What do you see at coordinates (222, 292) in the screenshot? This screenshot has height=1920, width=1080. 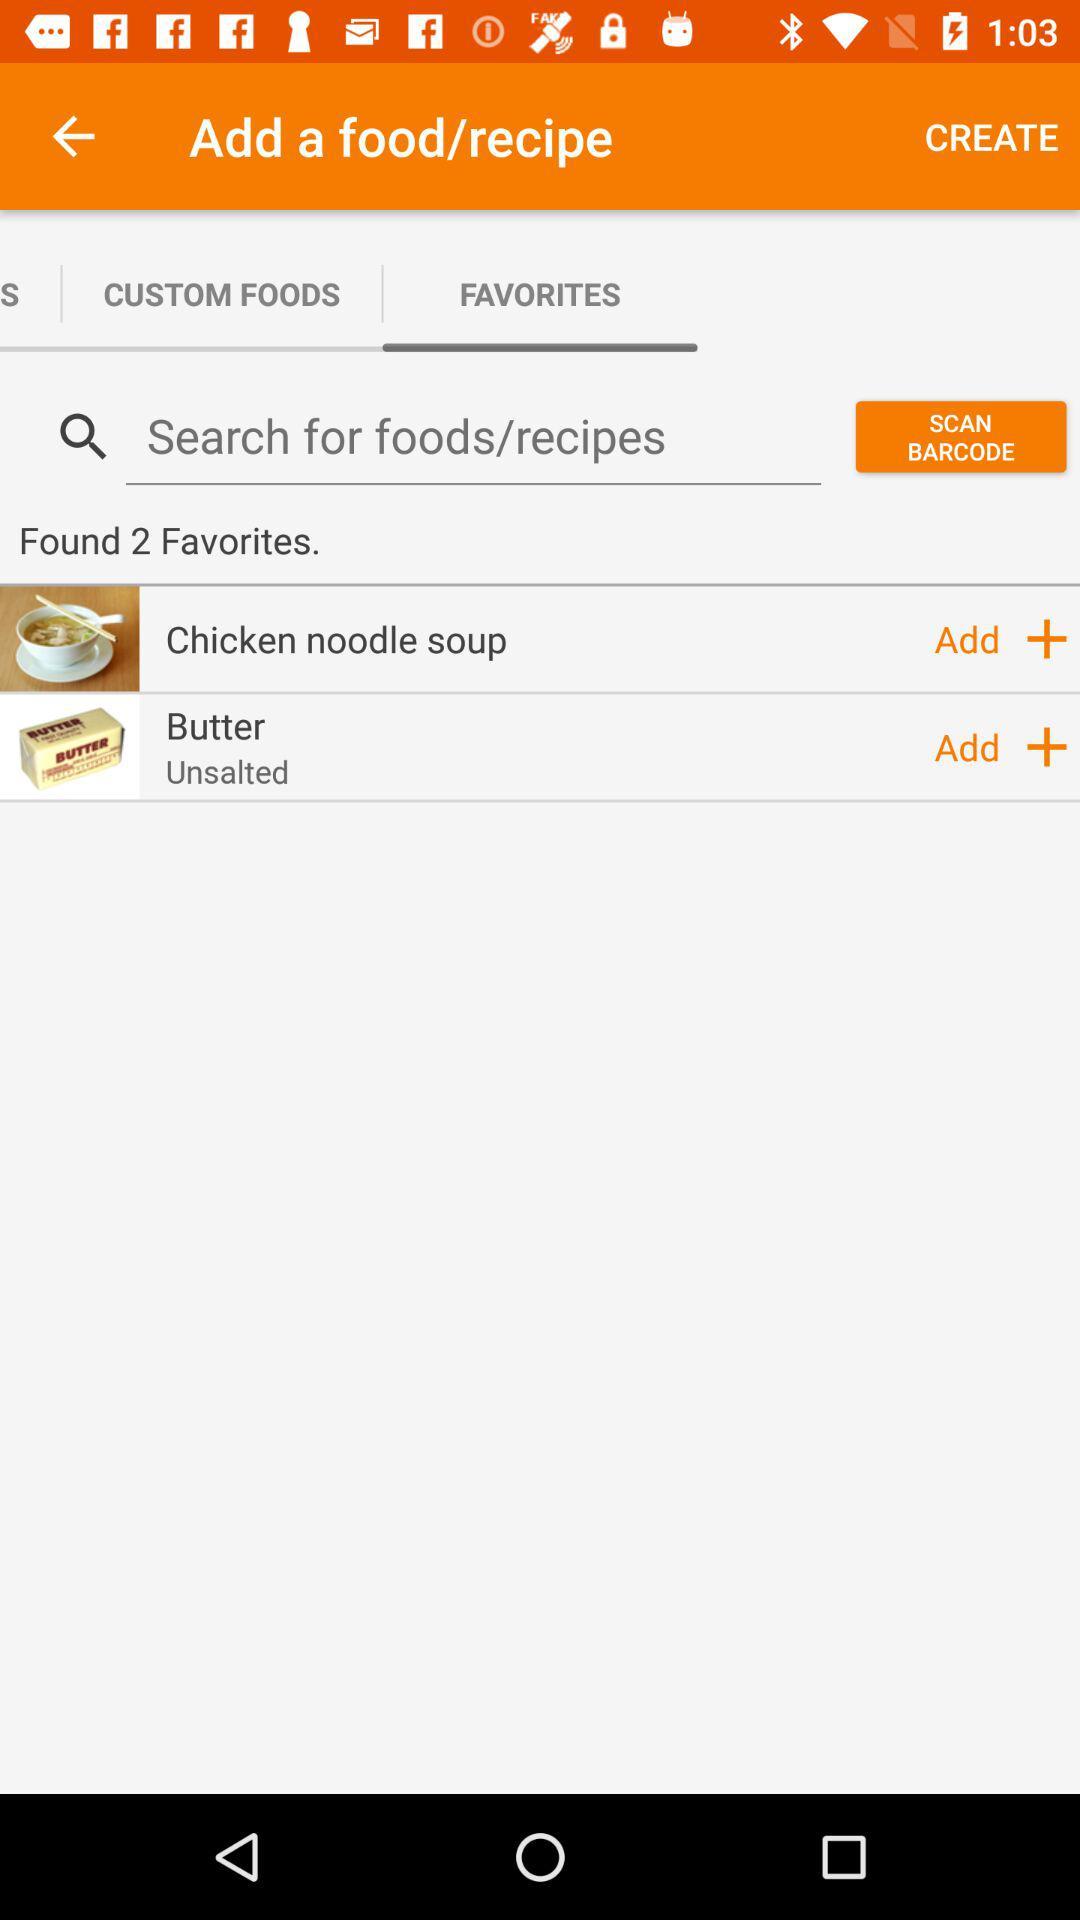 I see `the icon to the right of custom recipes` at bounding box center [222, 292].